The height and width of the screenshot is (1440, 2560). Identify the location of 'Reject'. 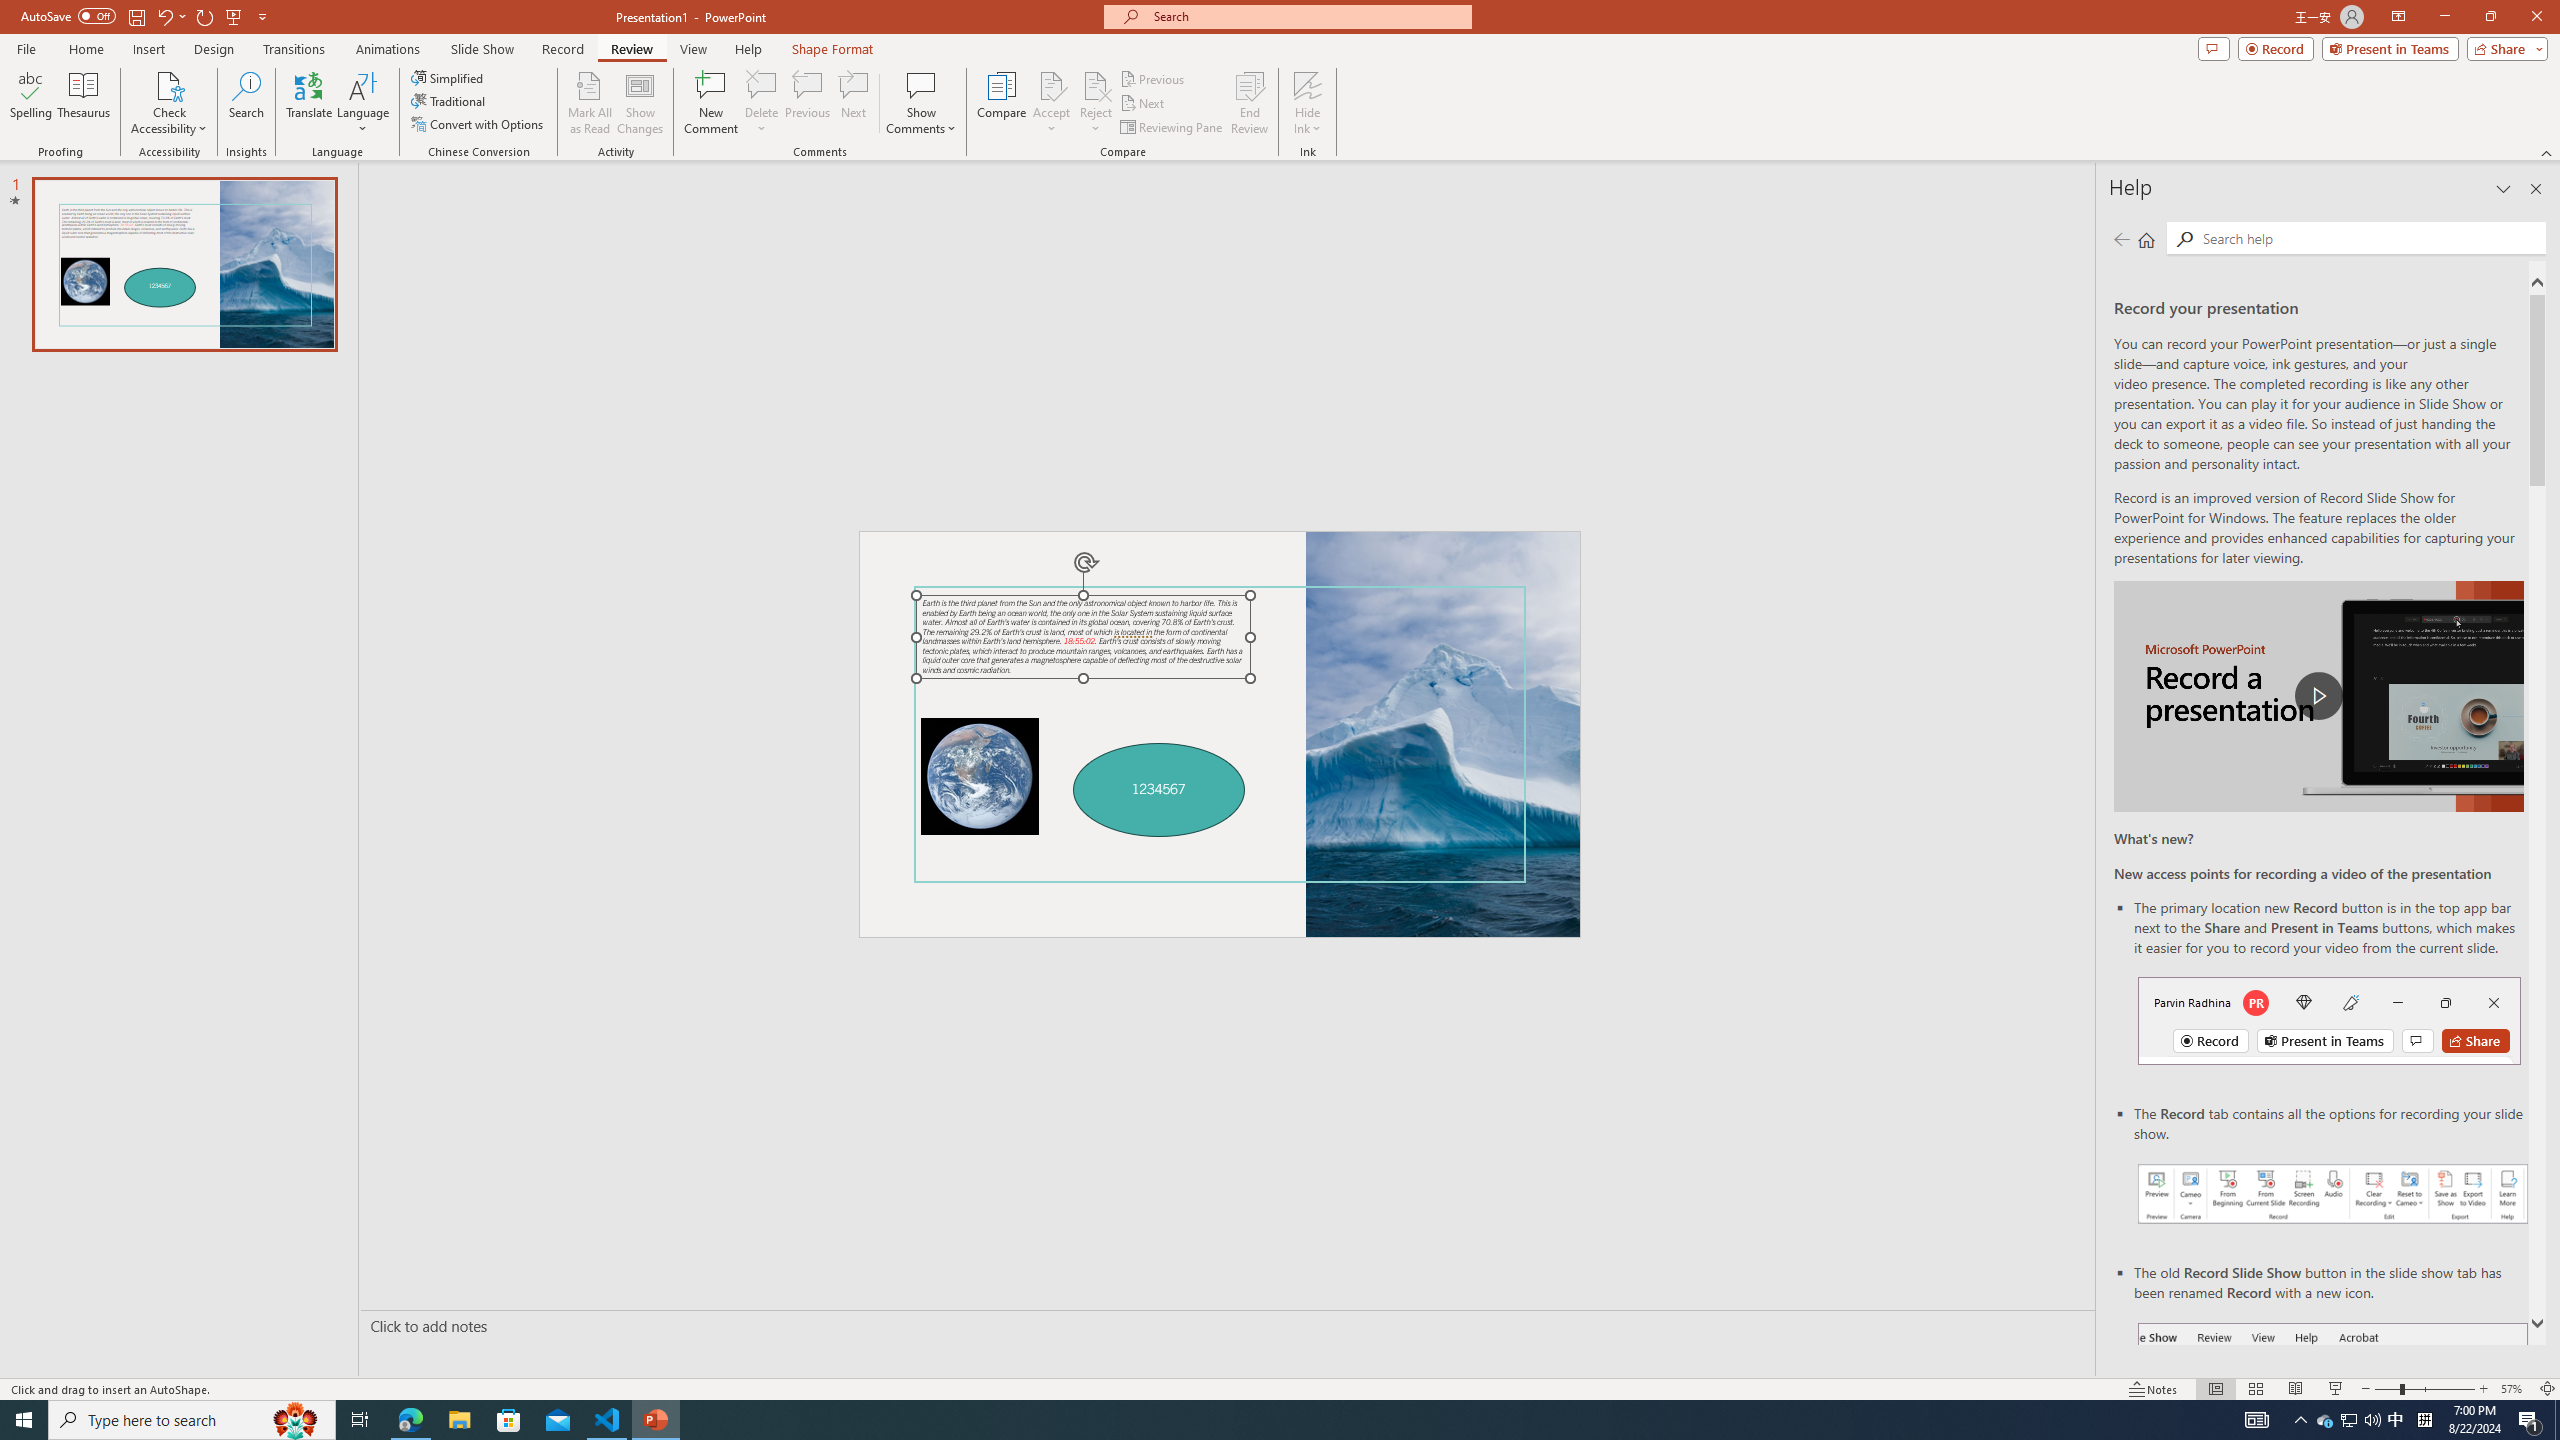
(1094, 103).